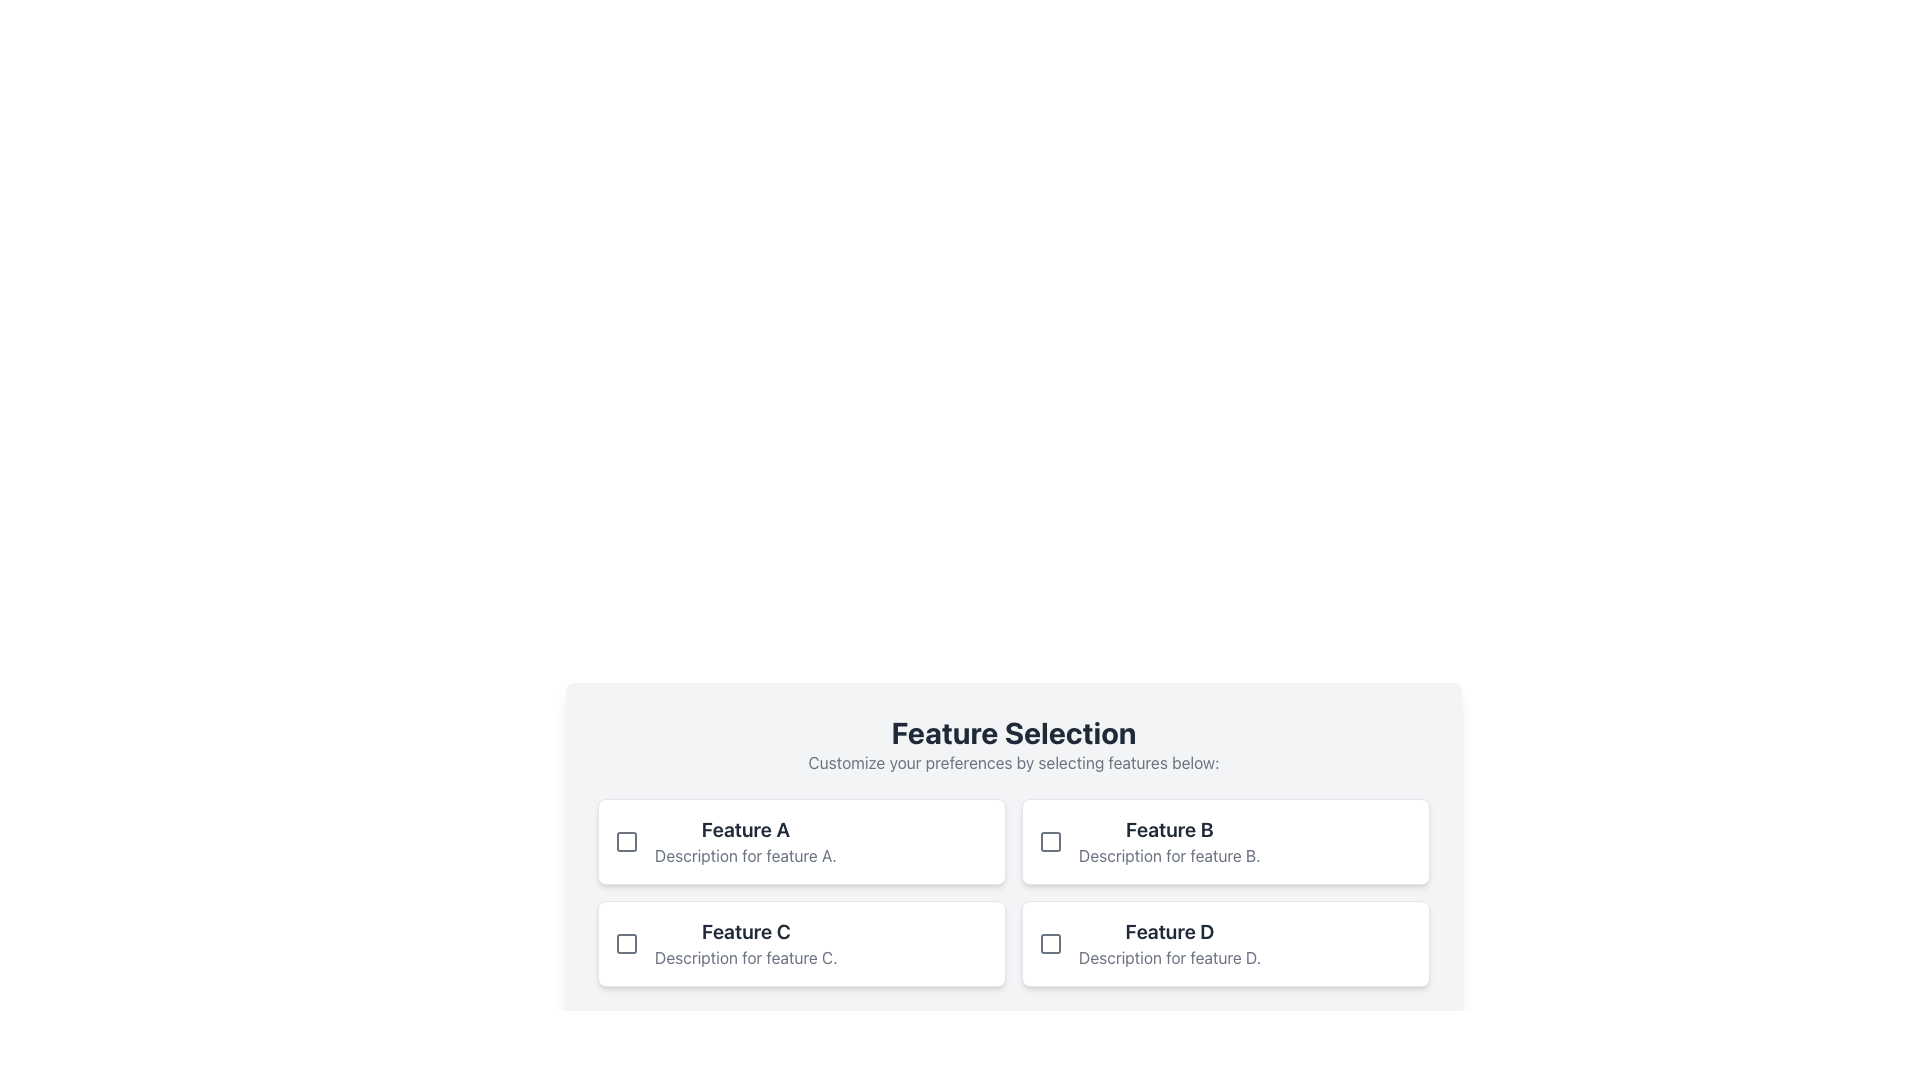 The height and width of the screenshot is (1080, 1920). Describe the element at coordinates (1169, 841) in the screenshot. I see `the 'Feature B' option in the top row of selectable features` at that location.